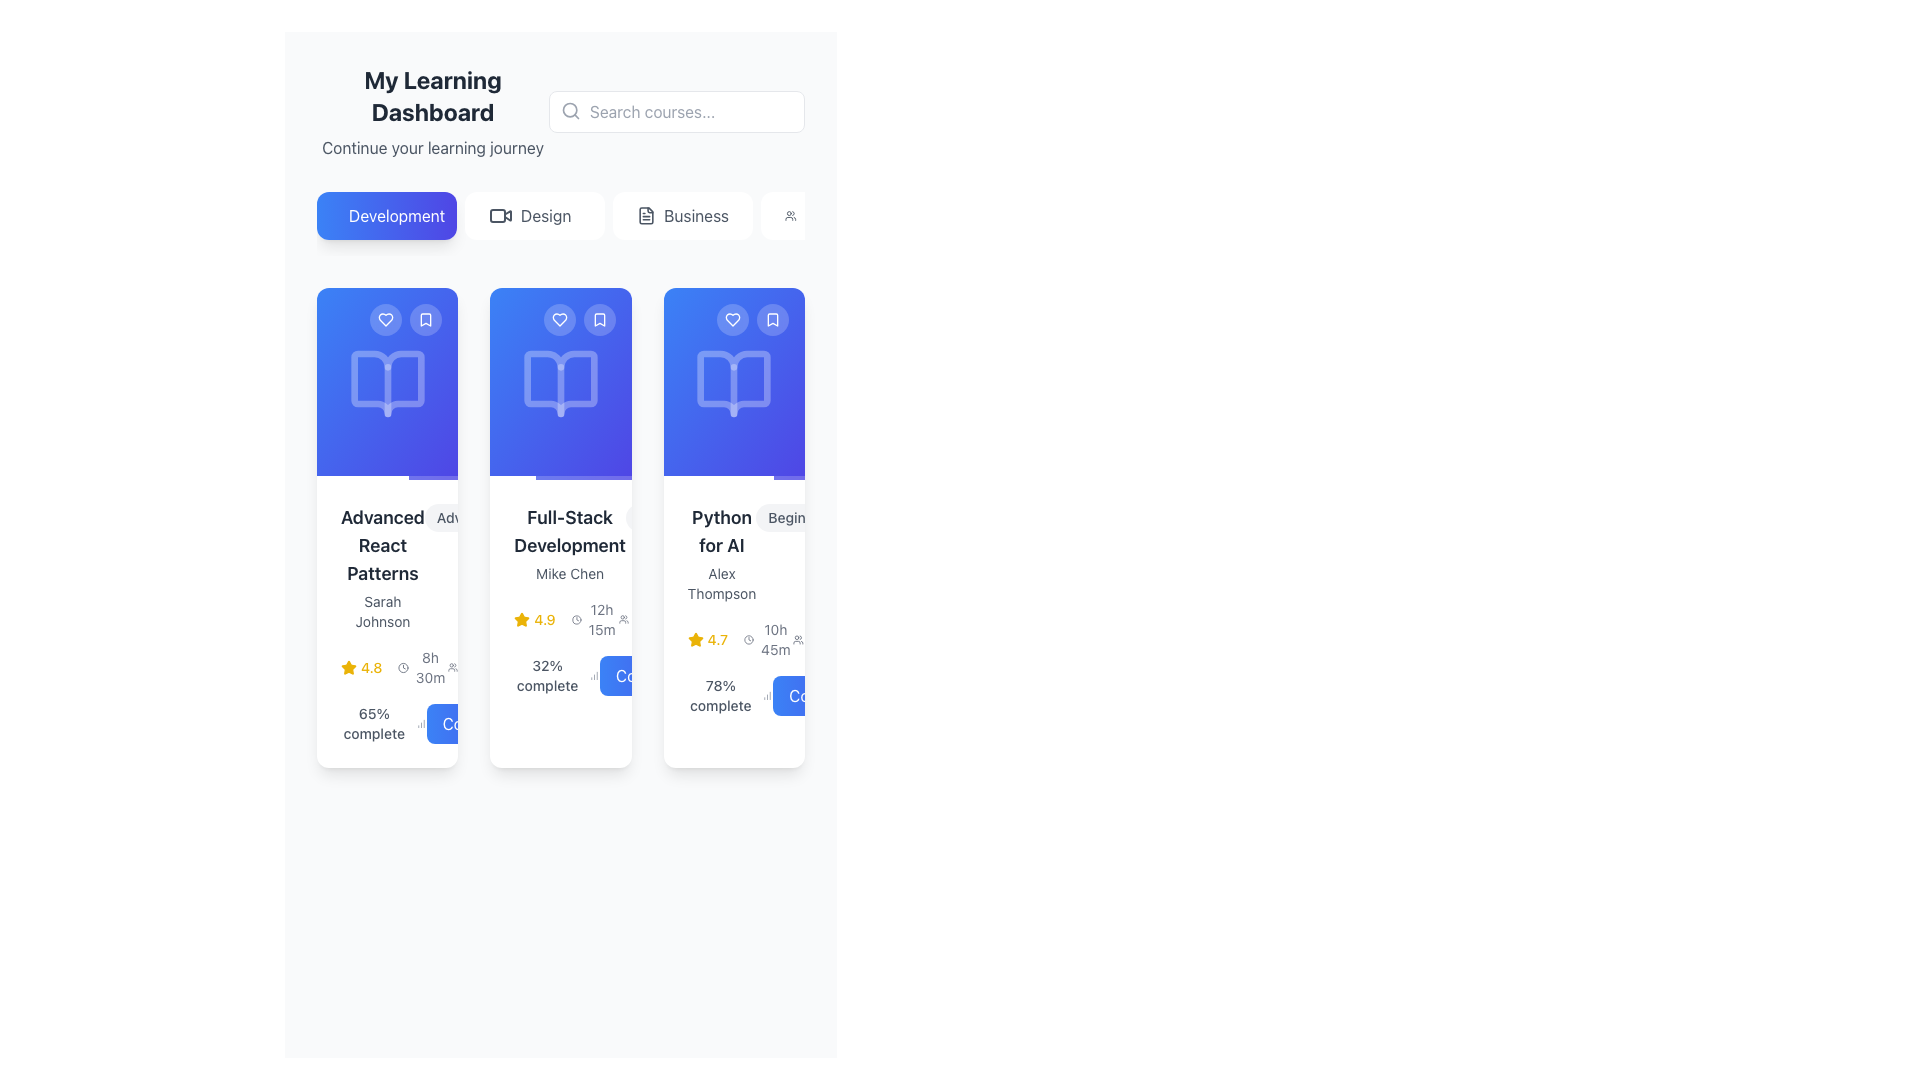  Describe the element at coordinates (739, 640) in the screenshot. I see `the informational display that shows the course's rating and estimated duration, located within the 'Python for AI' card under the 'Development' category` at that location.